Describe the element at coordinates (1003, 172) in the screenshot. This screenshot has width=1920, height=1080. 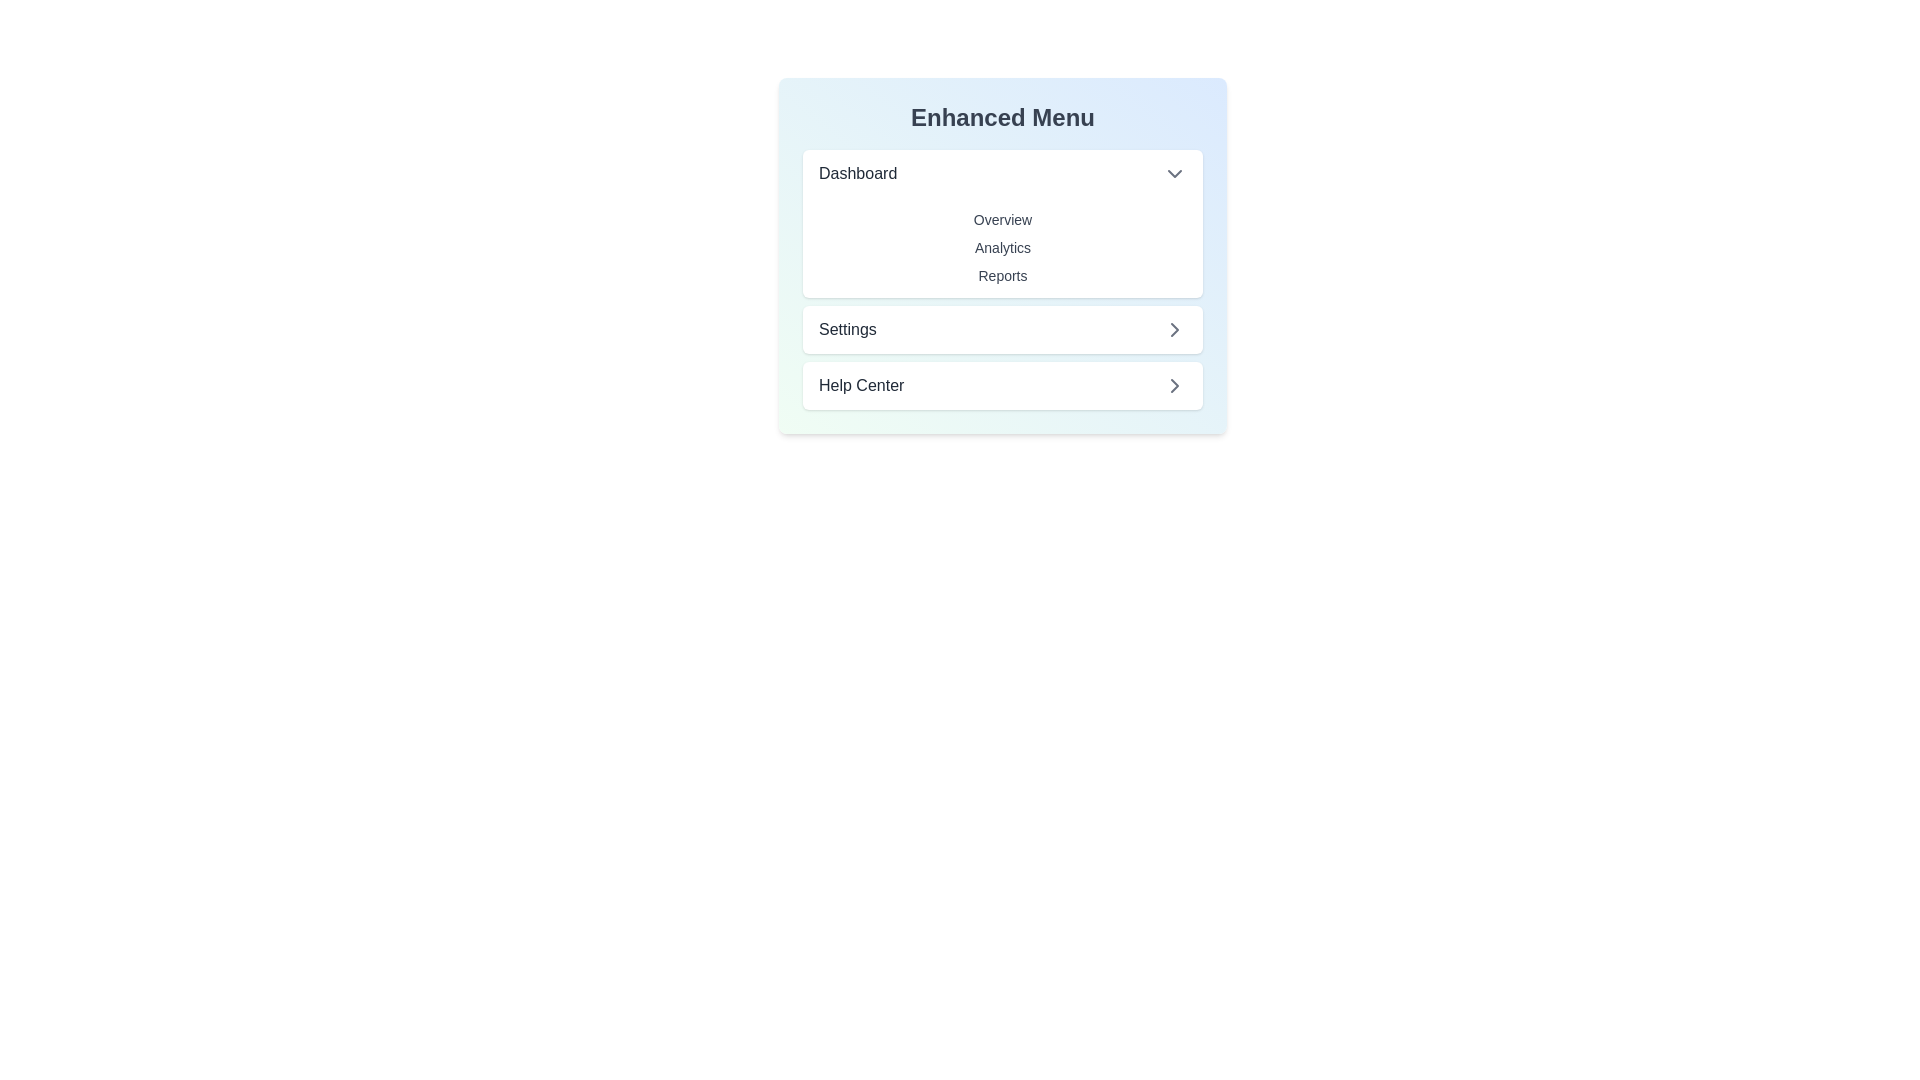
I see `the 'Dashboard' dropdown toggle located at the top of the dropdown panel in the 'Enhanced Menu' interface` at that location.